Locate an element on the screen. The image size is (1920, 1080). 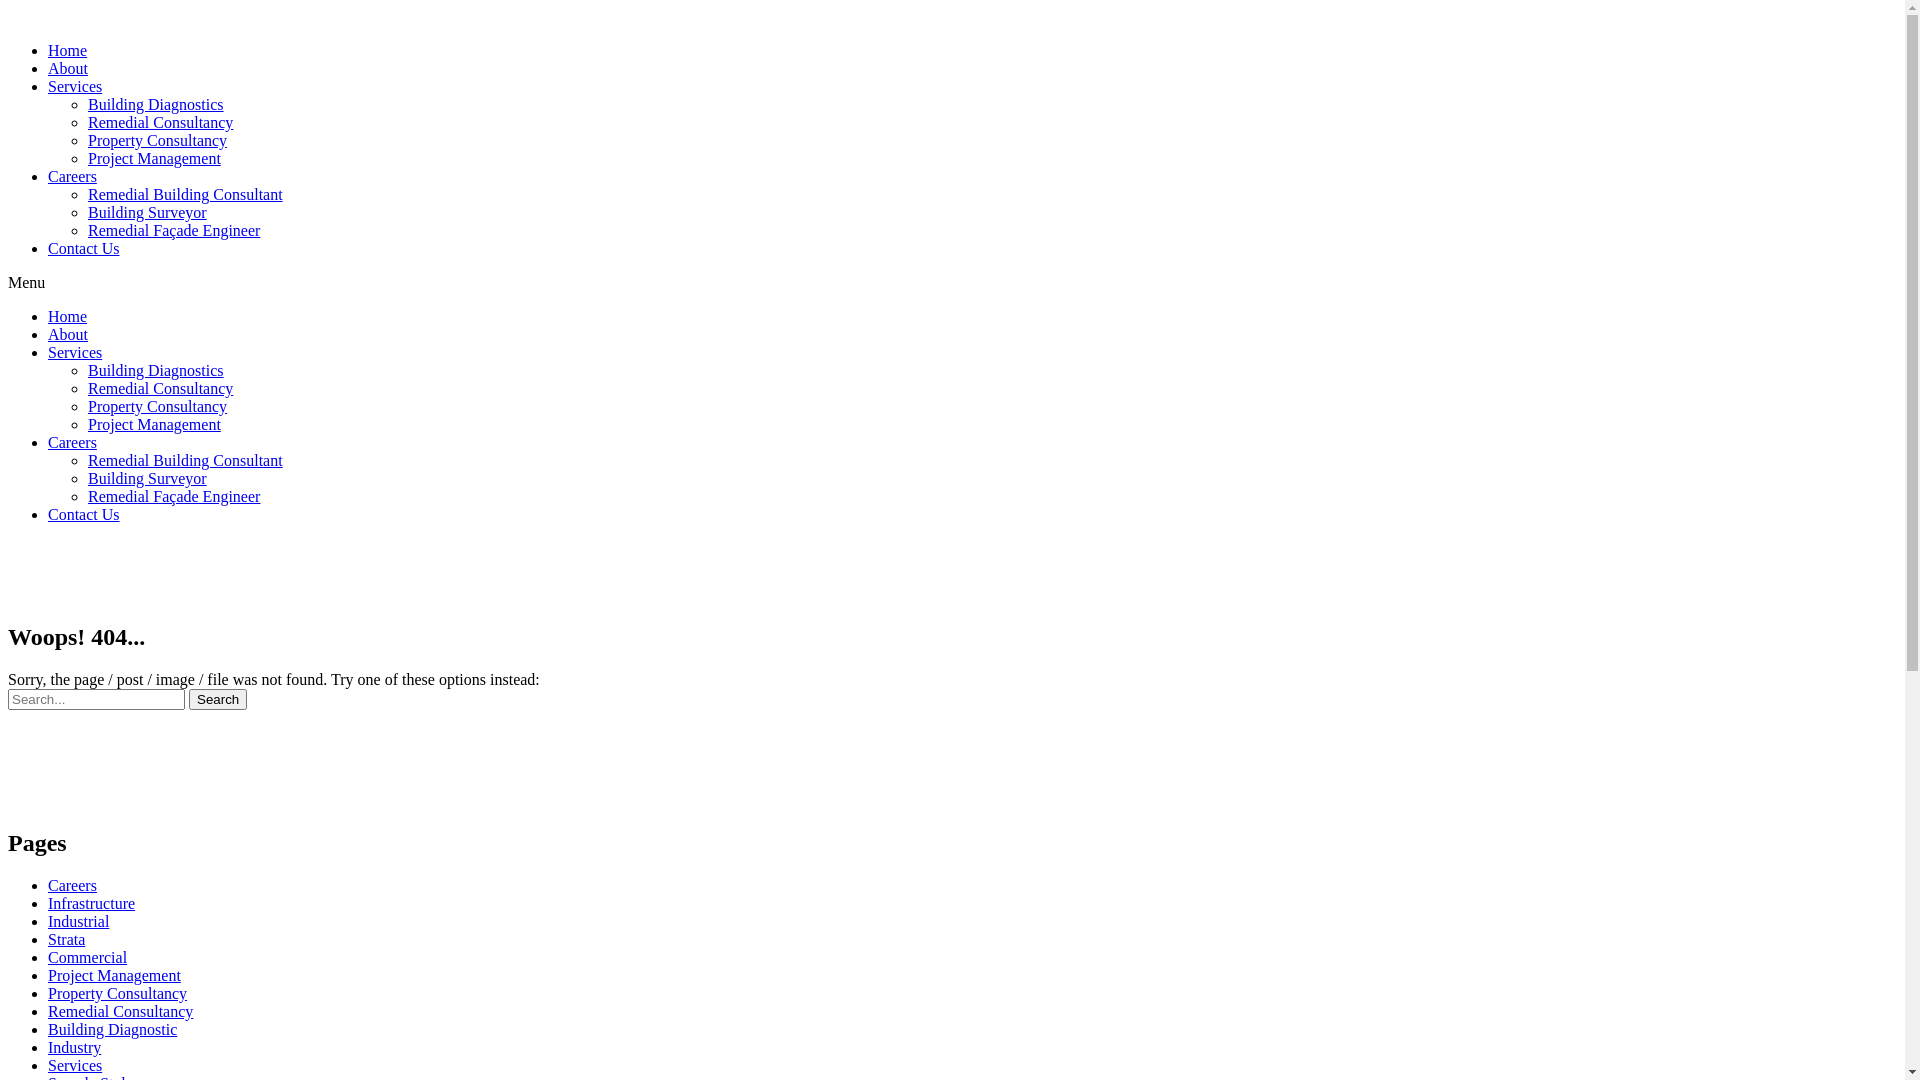
'Remedial Building Consultant' is located at coordinates (185, 460).